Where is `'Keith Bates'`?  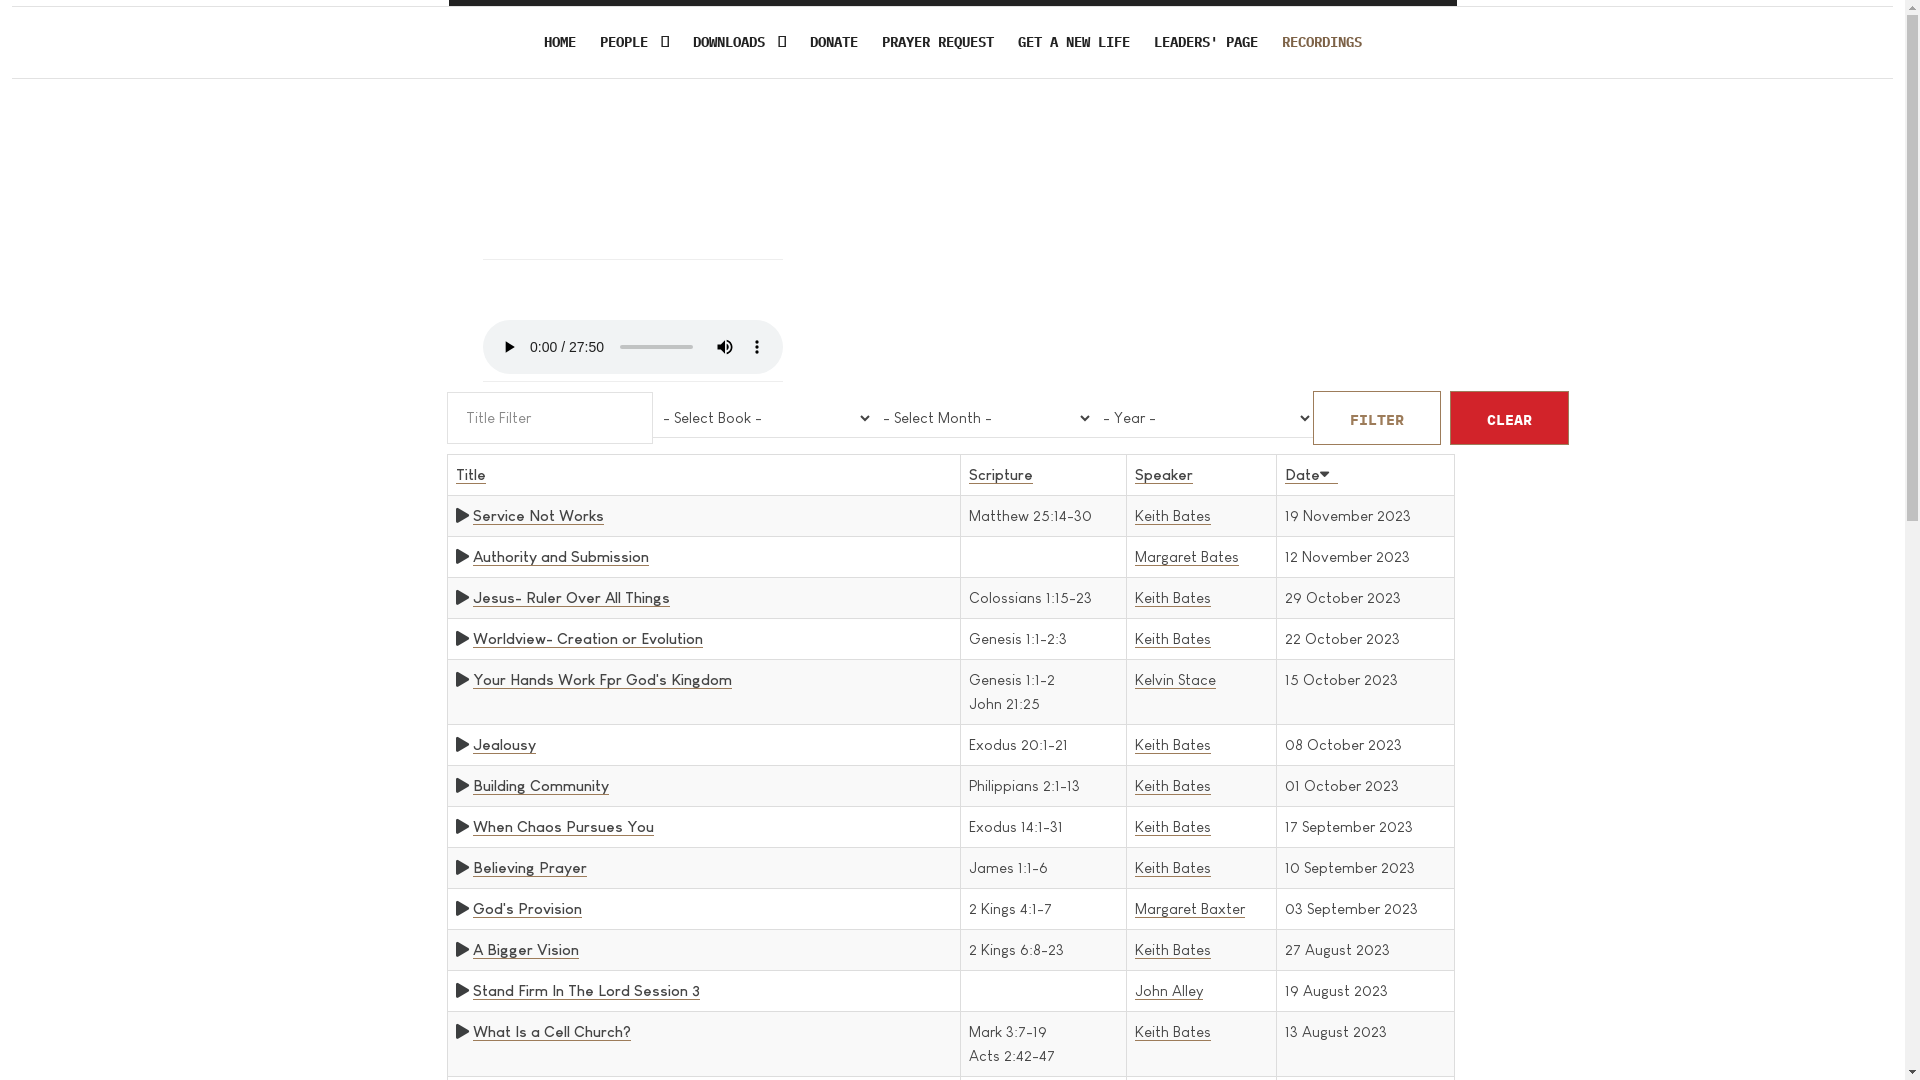
'Keith Bates' is located at coordinates (1172, 596).